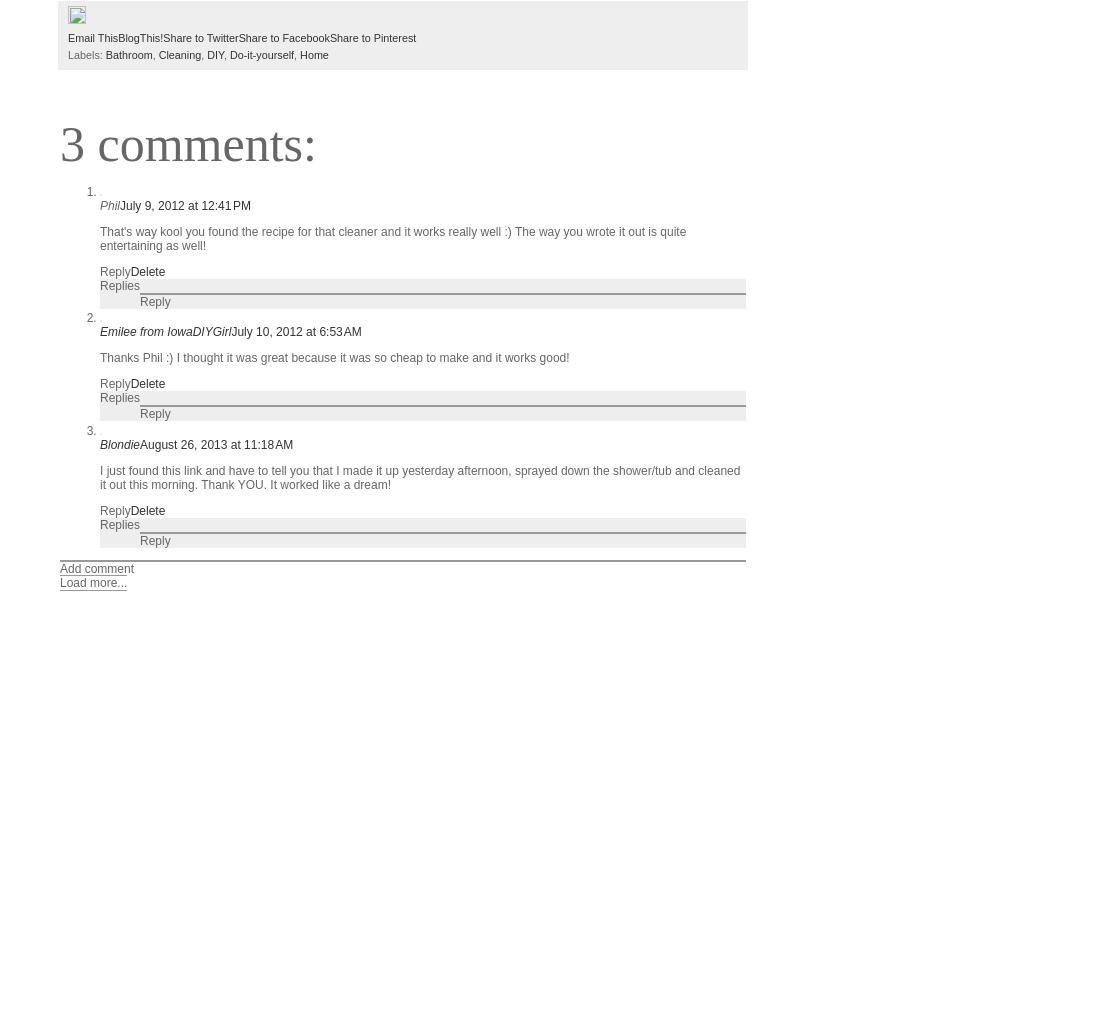 The width and height of the screenshot is (1098, 1022). I want to click on 'Labels:', so click(85, 53).